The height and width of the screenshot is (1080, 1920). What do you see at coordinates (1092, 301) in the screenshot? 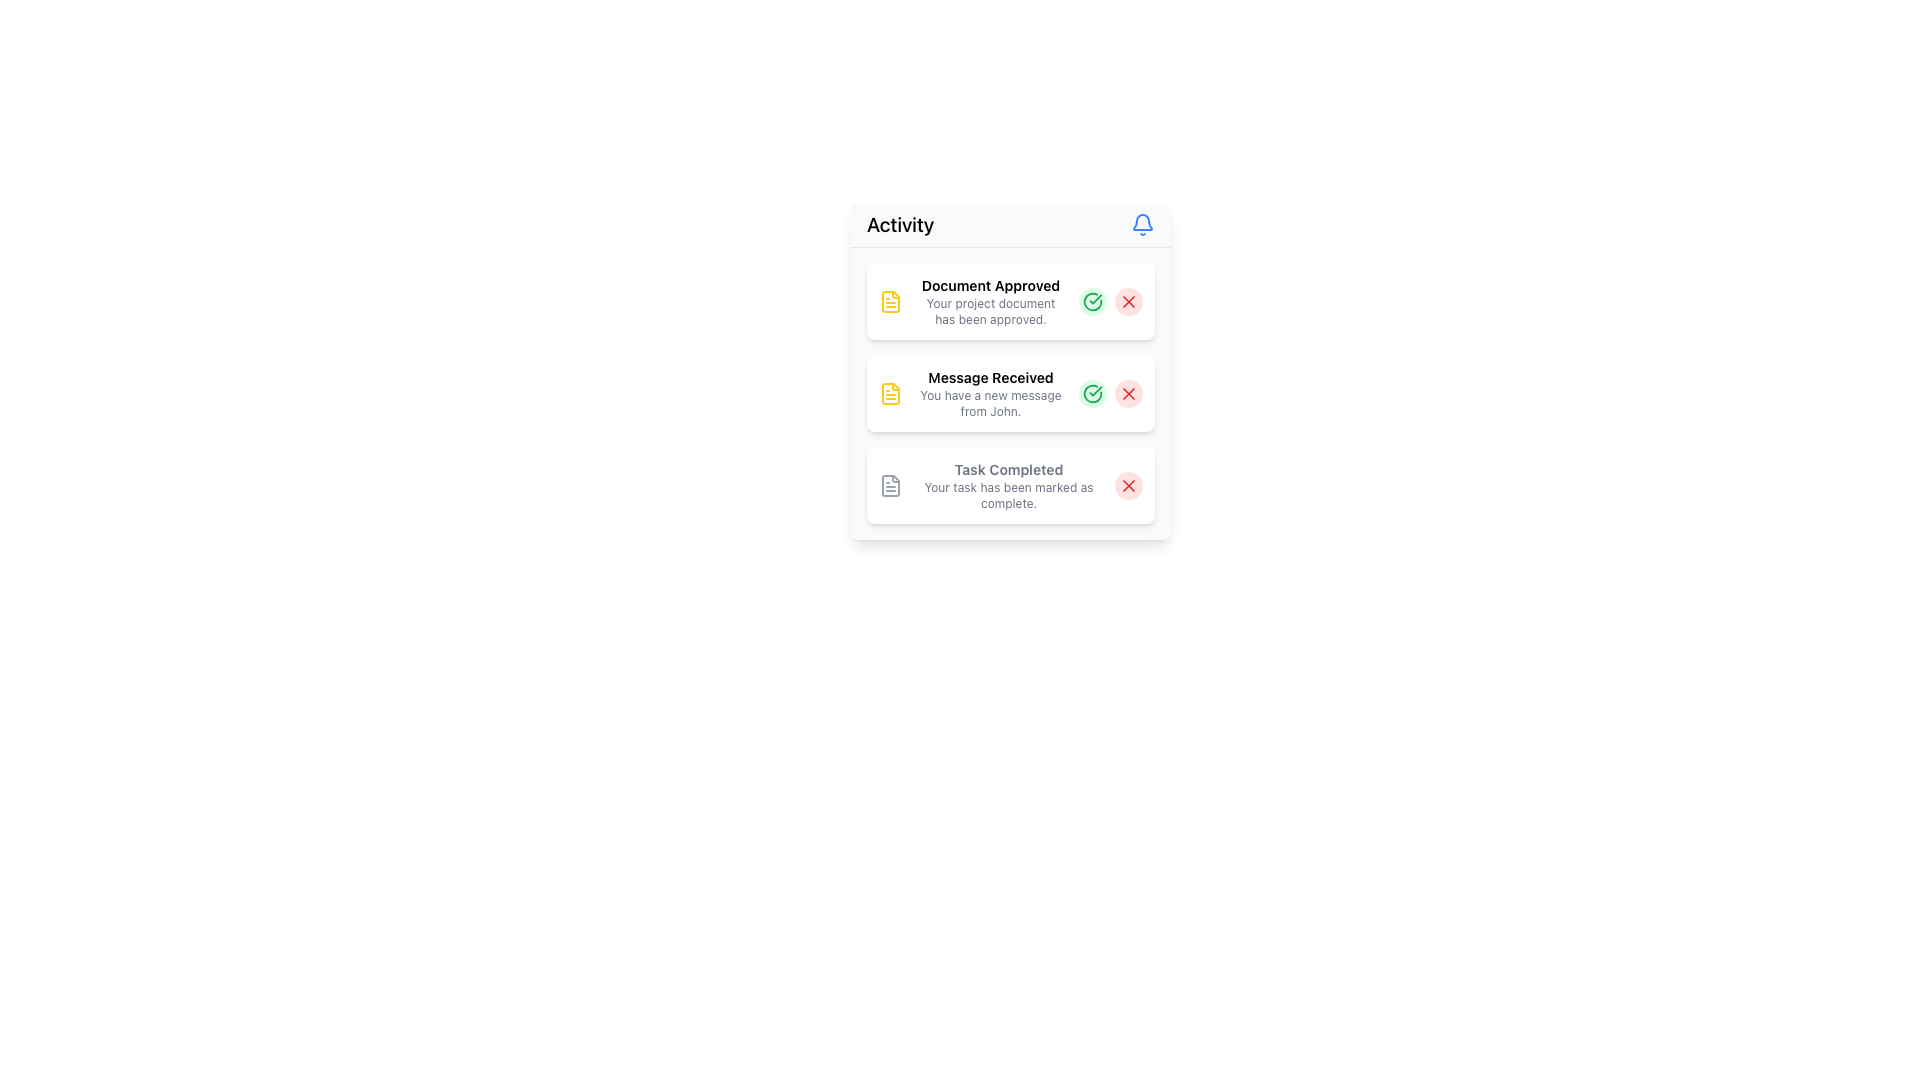
I see `the green circular Success Indicator Icon with a checkmark, located in the 'Activity' section next to the 'Document Approved' message` at bounding box center [1092, 301].